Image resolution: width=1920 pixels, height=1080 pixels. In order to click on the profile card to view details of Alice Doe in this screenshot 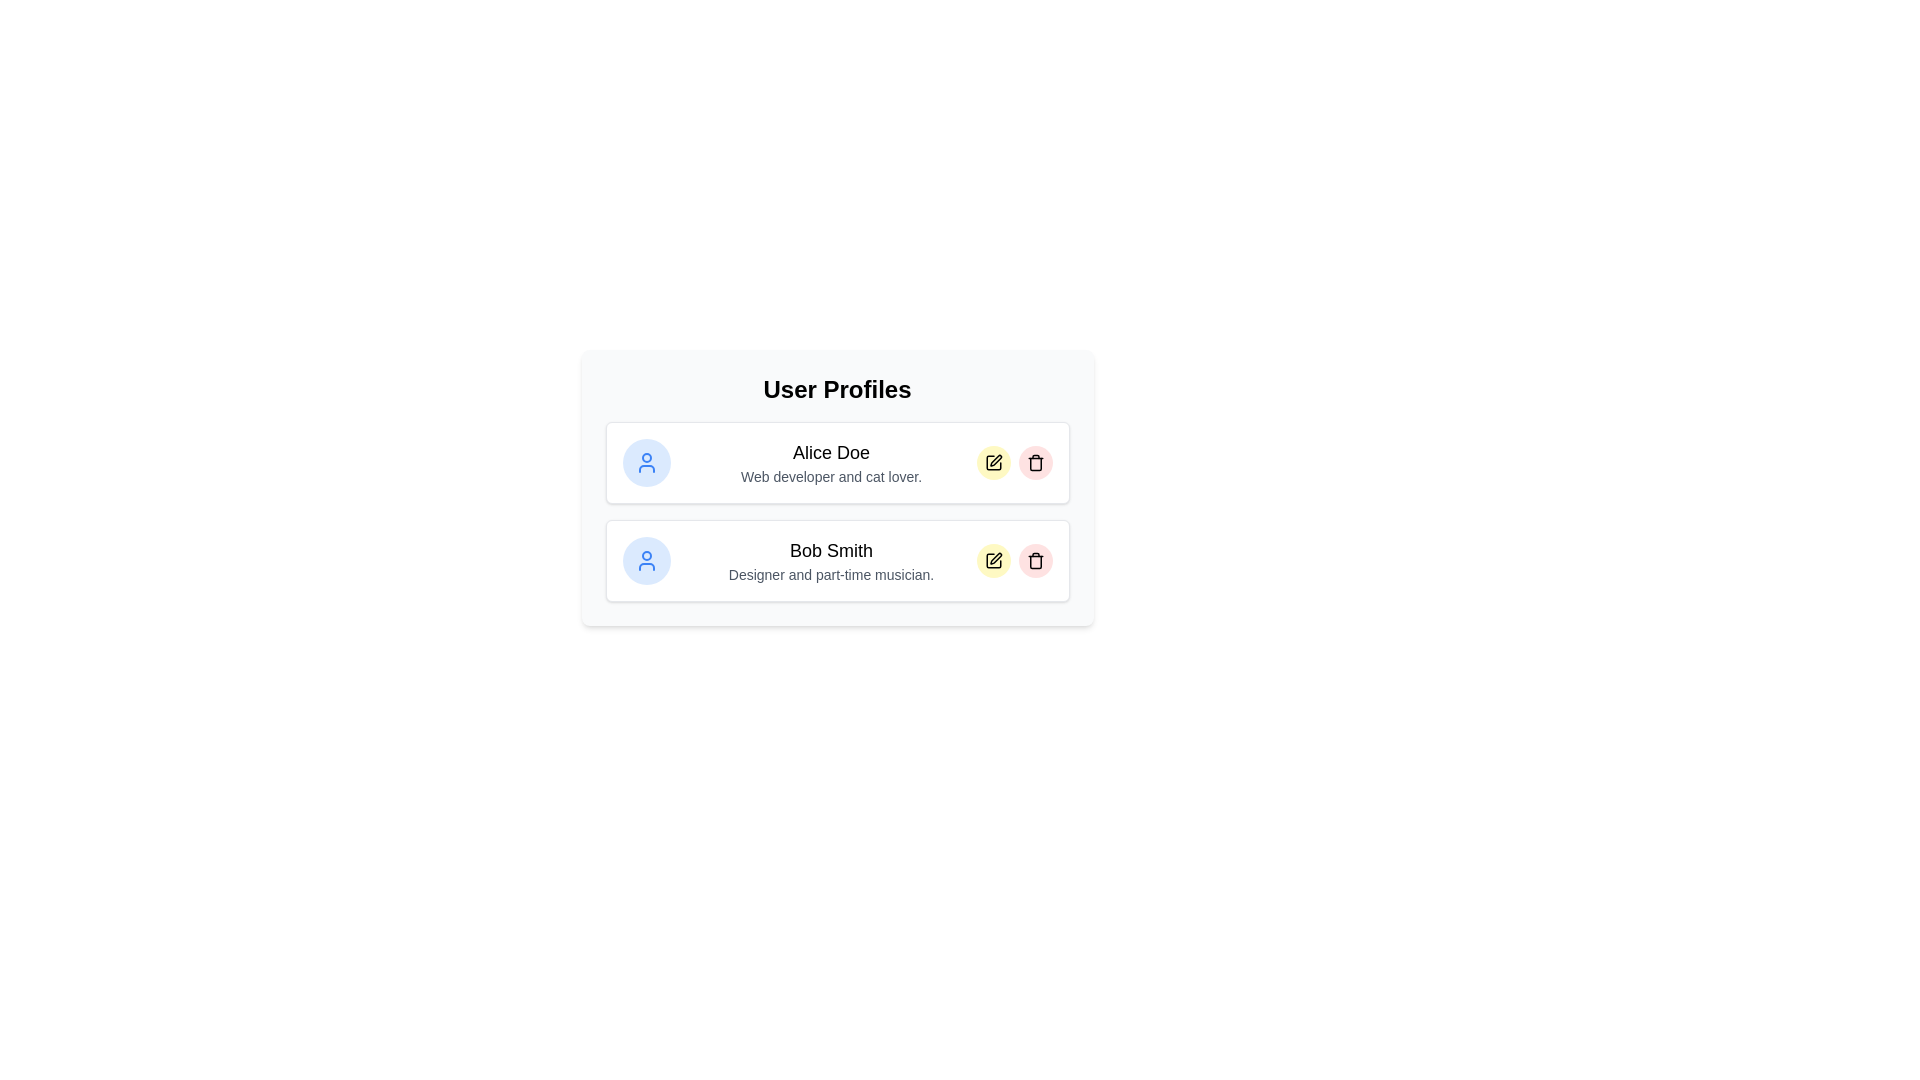, I will do `click(837, 462)`.